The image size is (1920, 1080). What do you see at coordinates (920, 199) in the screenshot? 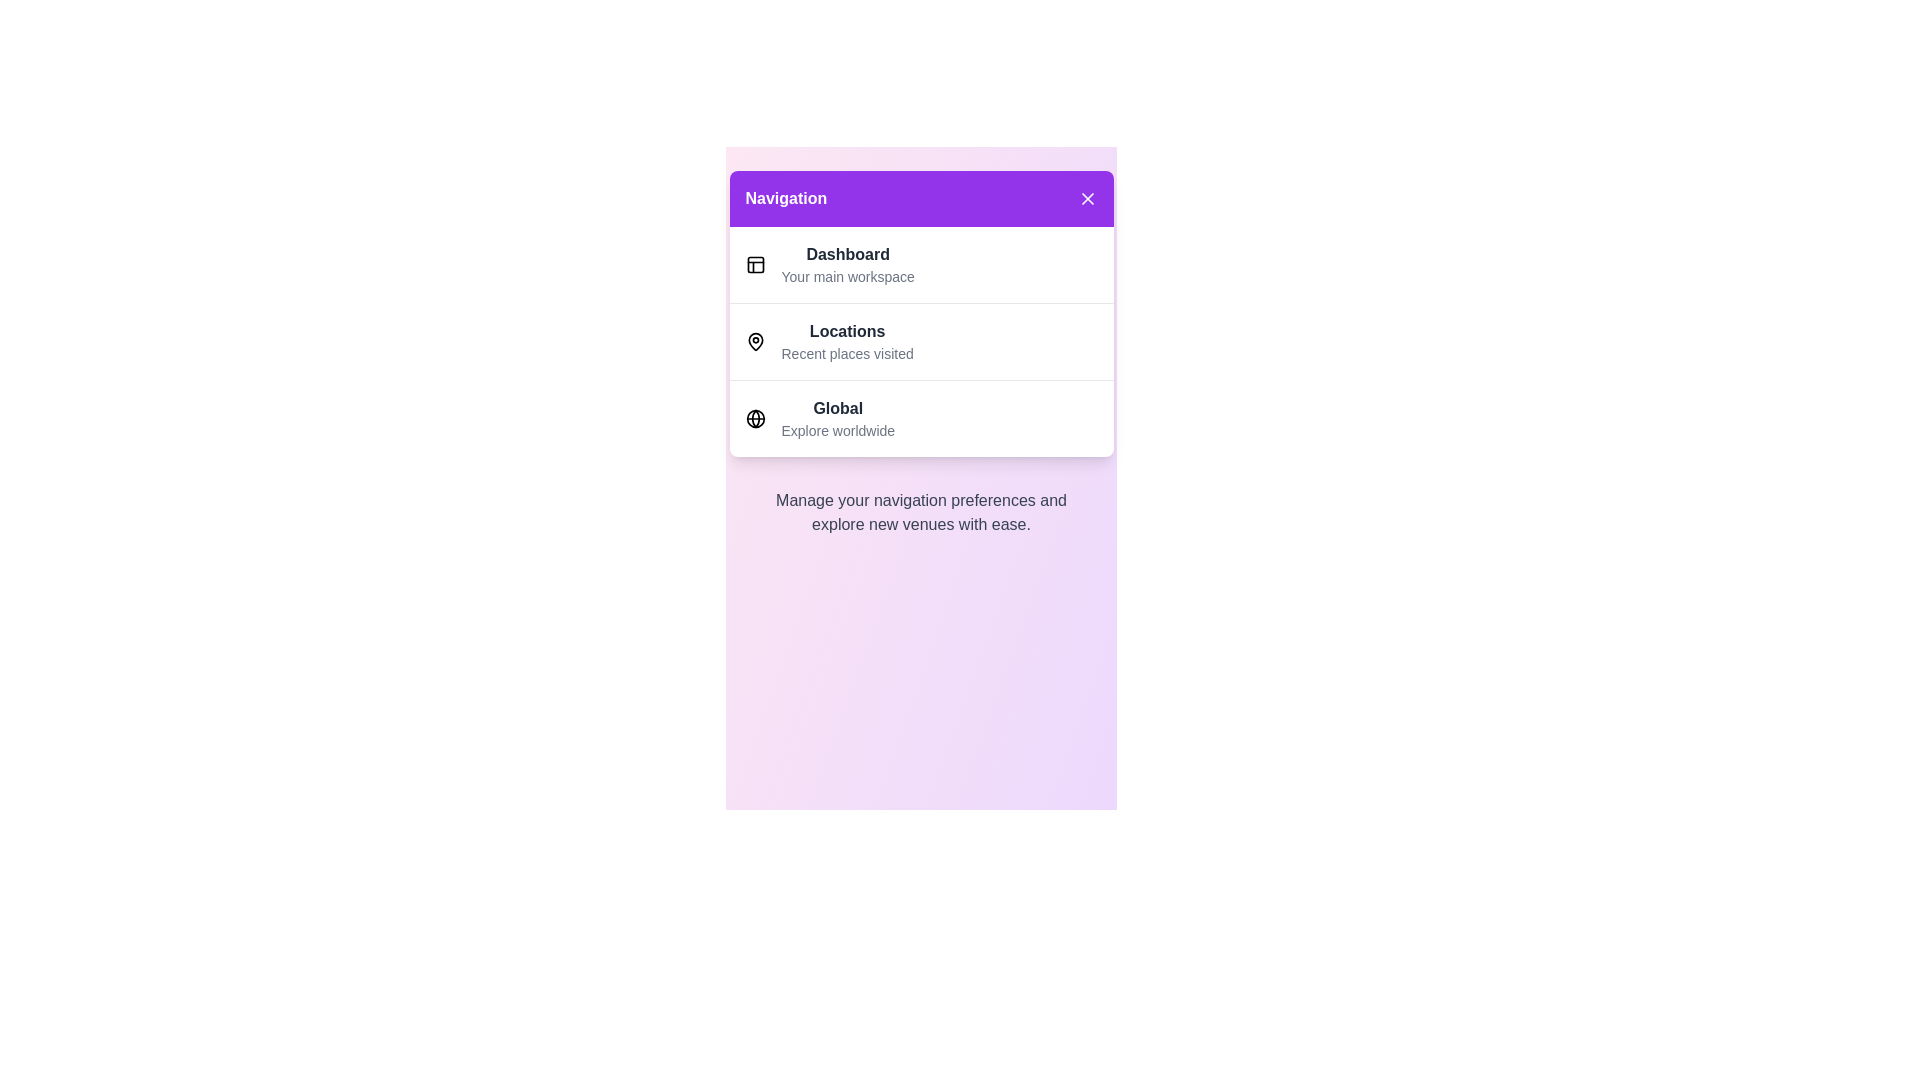
I see `toggle button at the top of the navigation menu to close it` at bounding box center [920, 199].